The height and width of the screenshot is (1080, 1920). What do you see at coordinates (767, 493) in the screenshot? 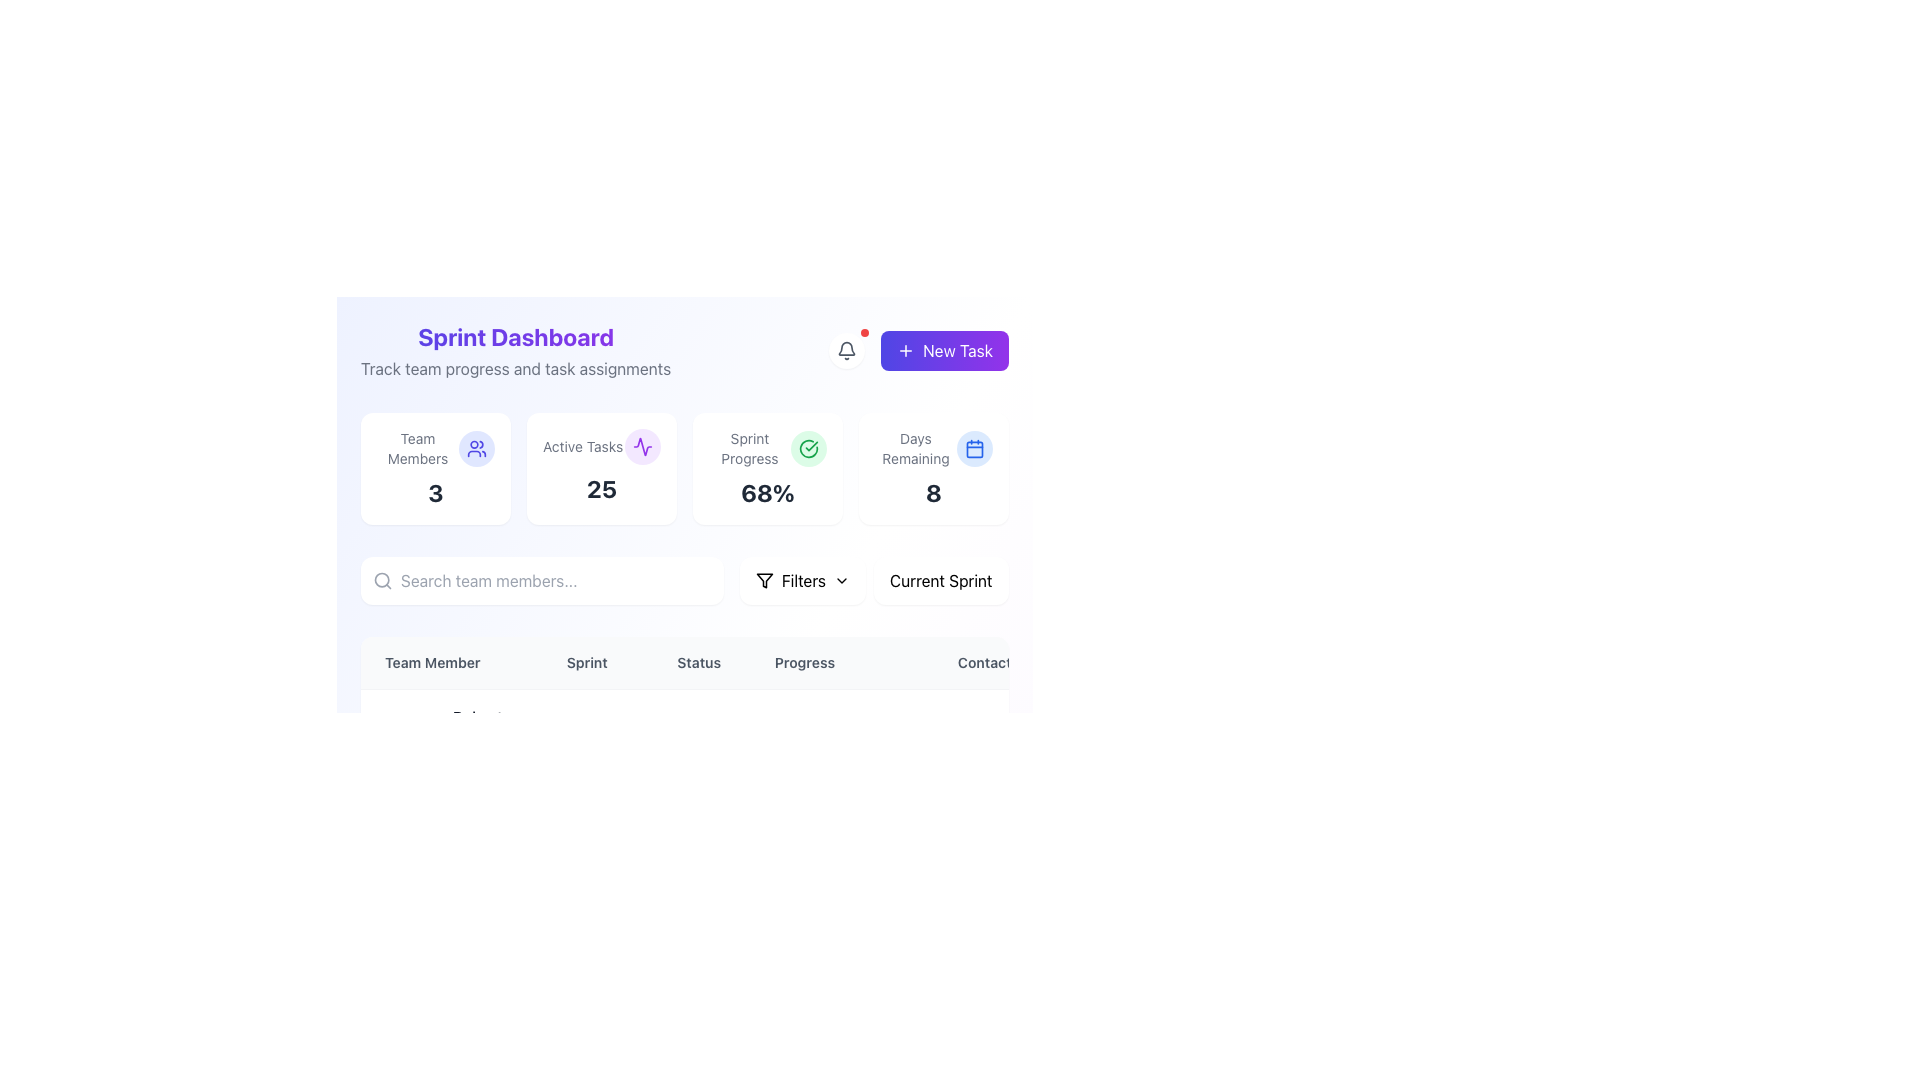
I see `on the Text Display element that shows the current progress of a sprint as a percentage, located under the 'Sprint Progress' title in the third column of the layout` at bounding box center [767, 493].